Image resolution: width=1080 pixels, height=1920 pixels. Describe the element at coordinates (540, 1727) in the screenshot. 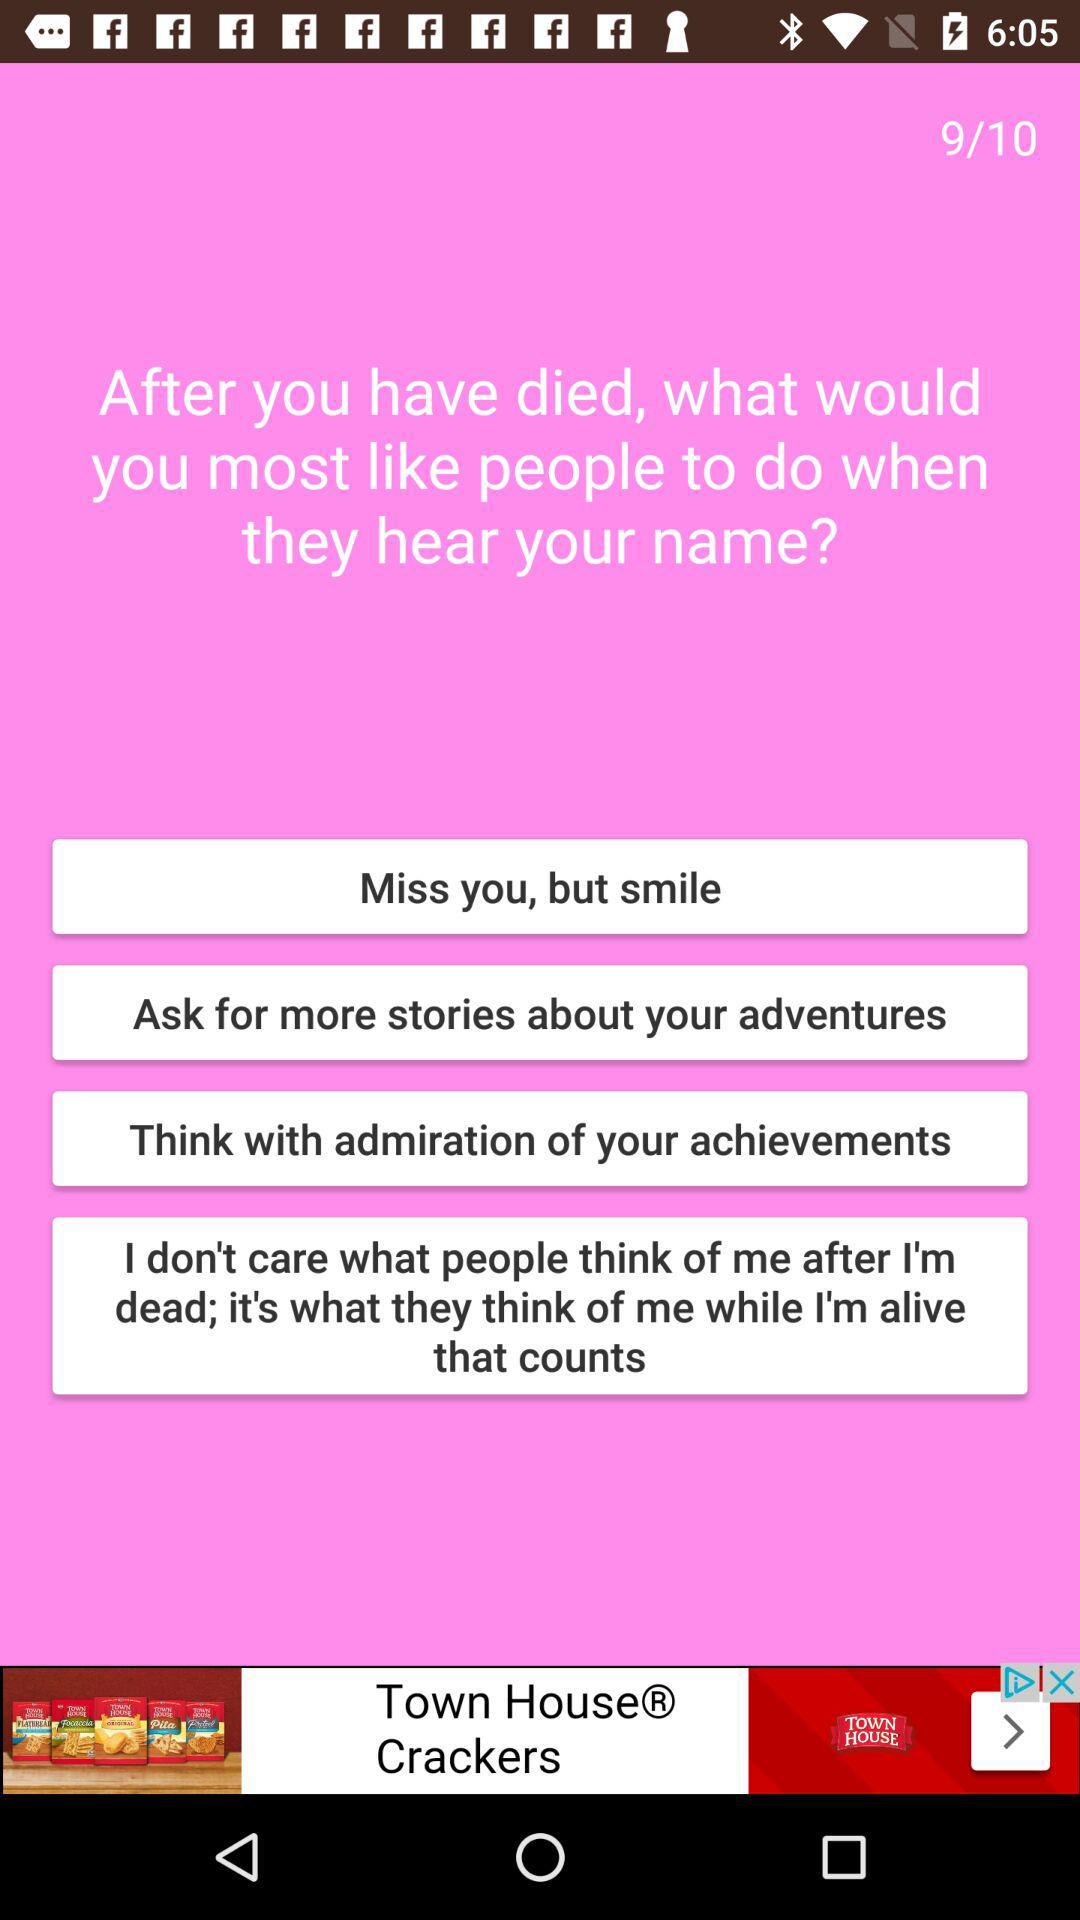

I see `connect to website` at that location.